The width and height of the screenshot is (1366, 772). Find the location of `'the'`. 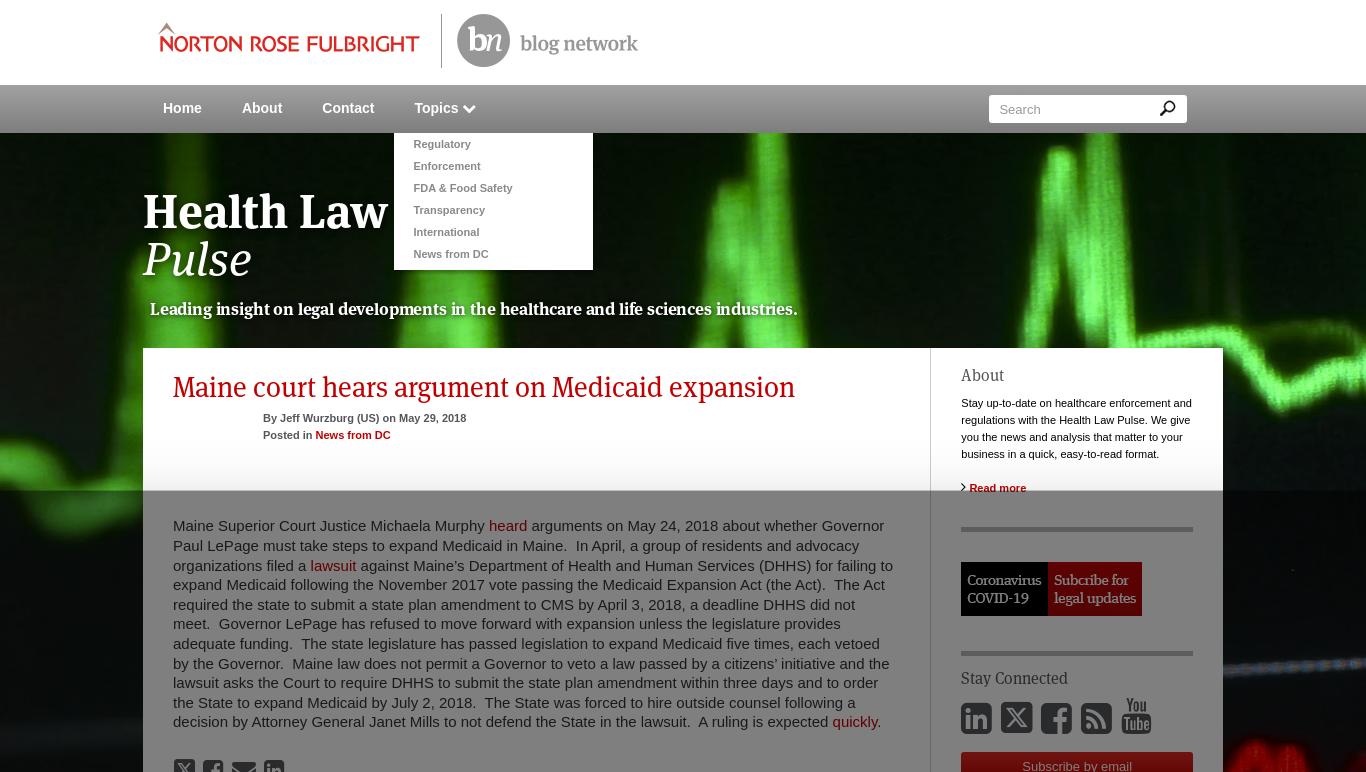

'the' is located at coordinates (470, 308).